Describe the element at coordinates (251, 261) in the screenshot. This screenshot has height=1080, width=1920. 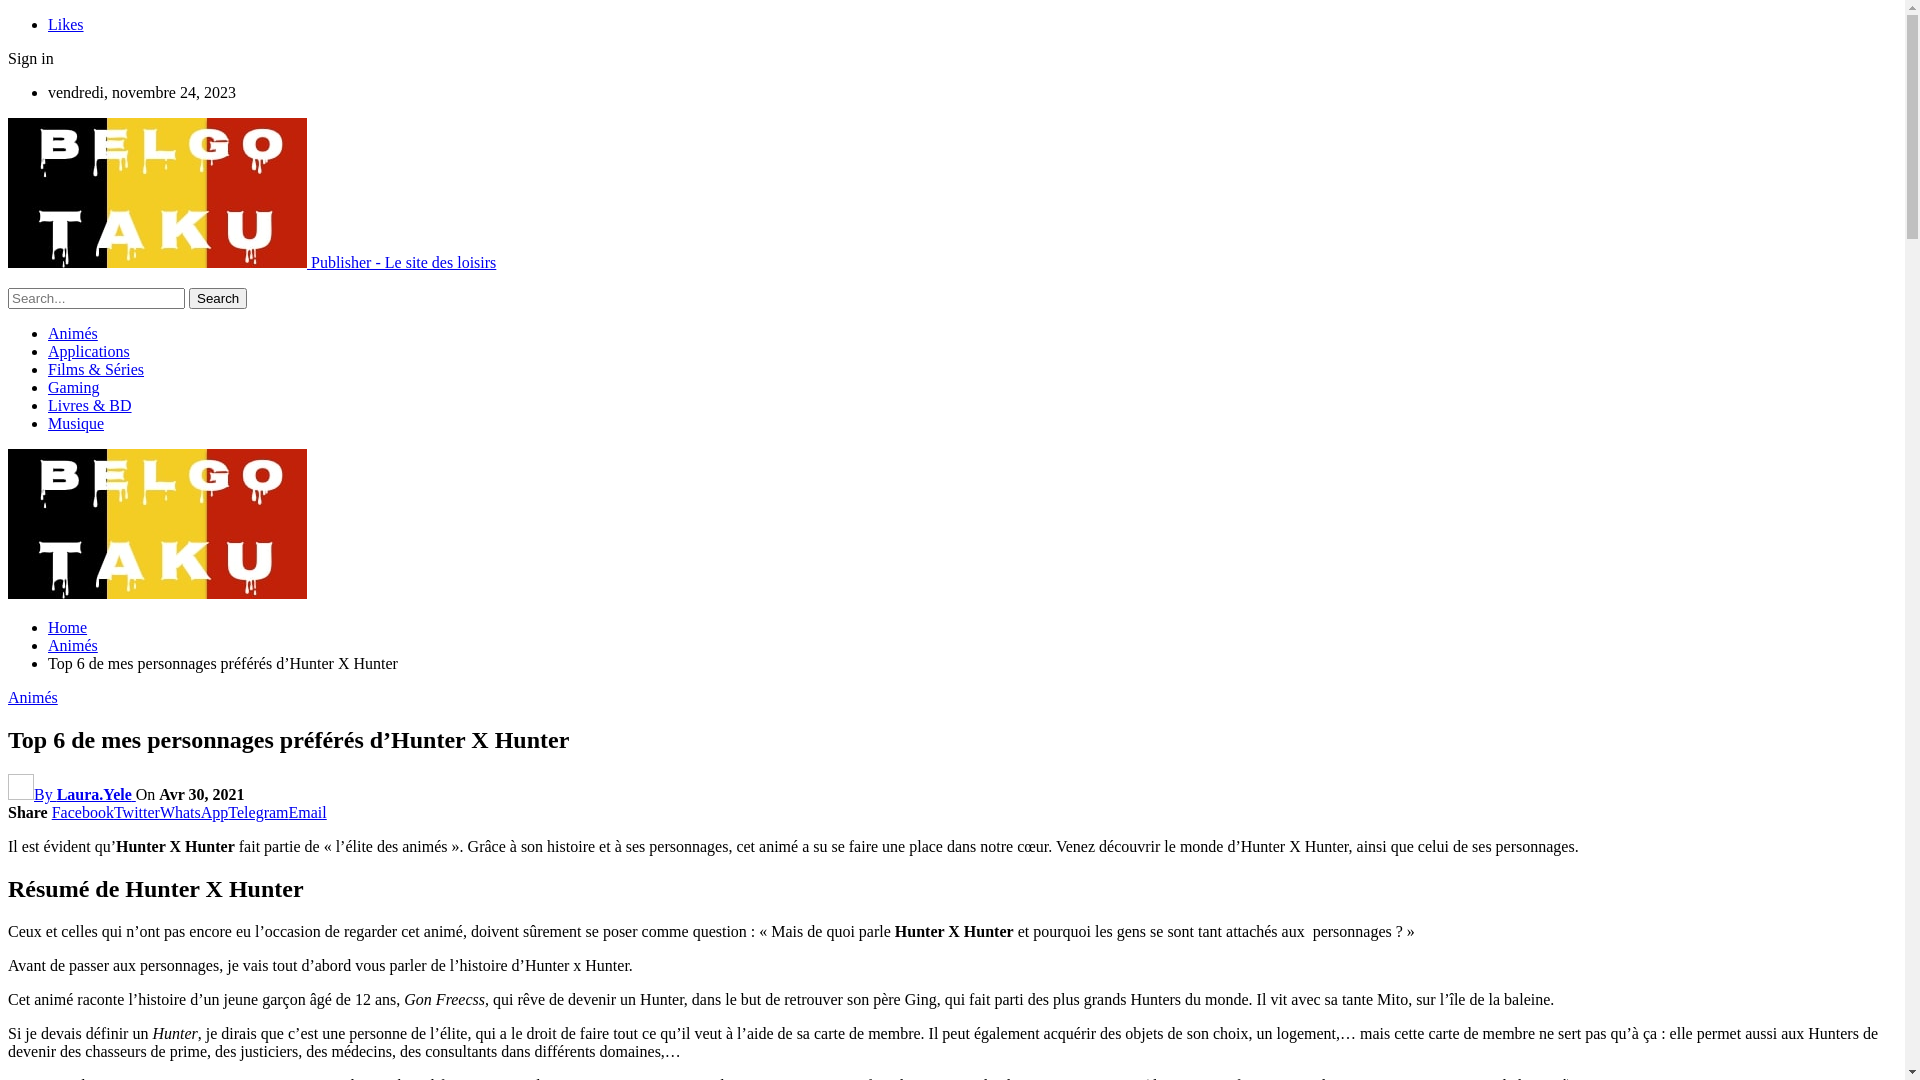
I see `'Publisher - Le site des loisirs'` at that location.